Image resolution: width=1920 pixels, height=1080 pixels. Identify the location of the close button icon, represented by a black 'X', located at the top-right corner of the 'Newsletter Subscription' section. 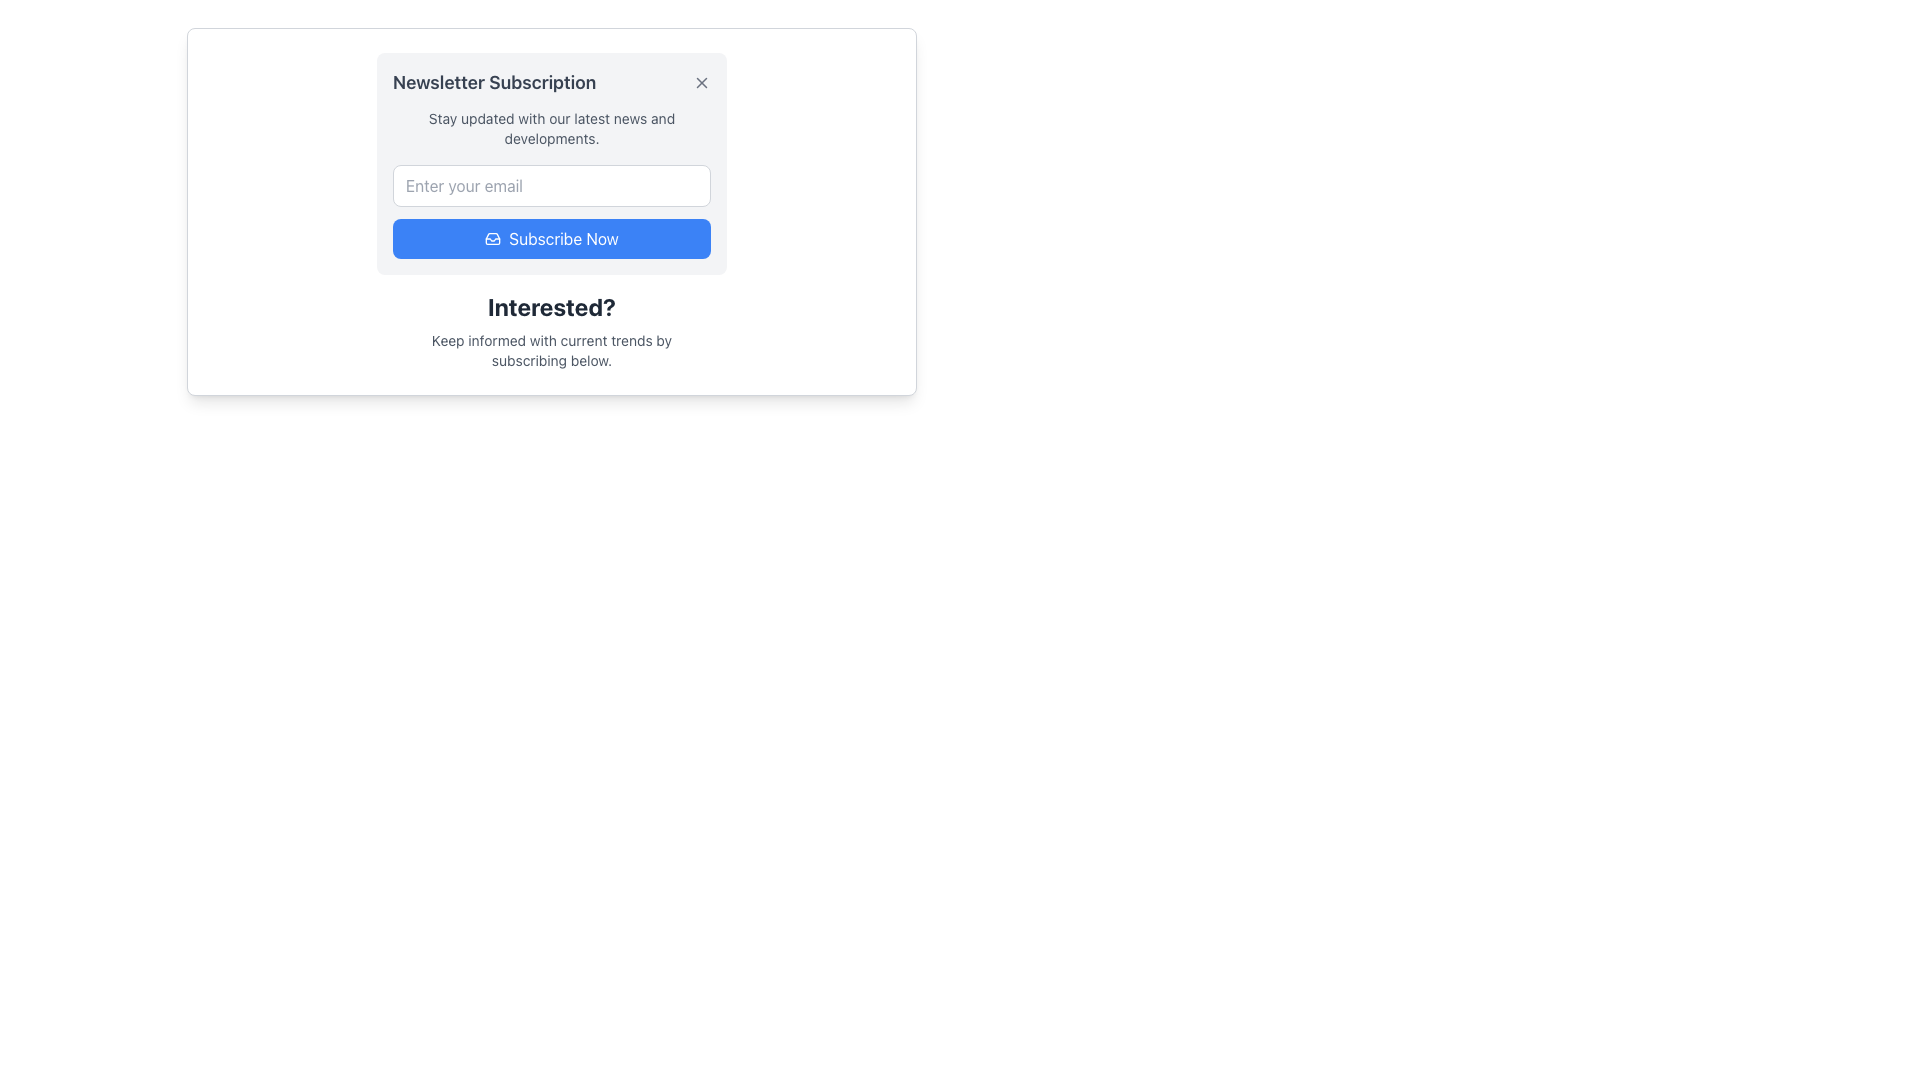
(701, 82).